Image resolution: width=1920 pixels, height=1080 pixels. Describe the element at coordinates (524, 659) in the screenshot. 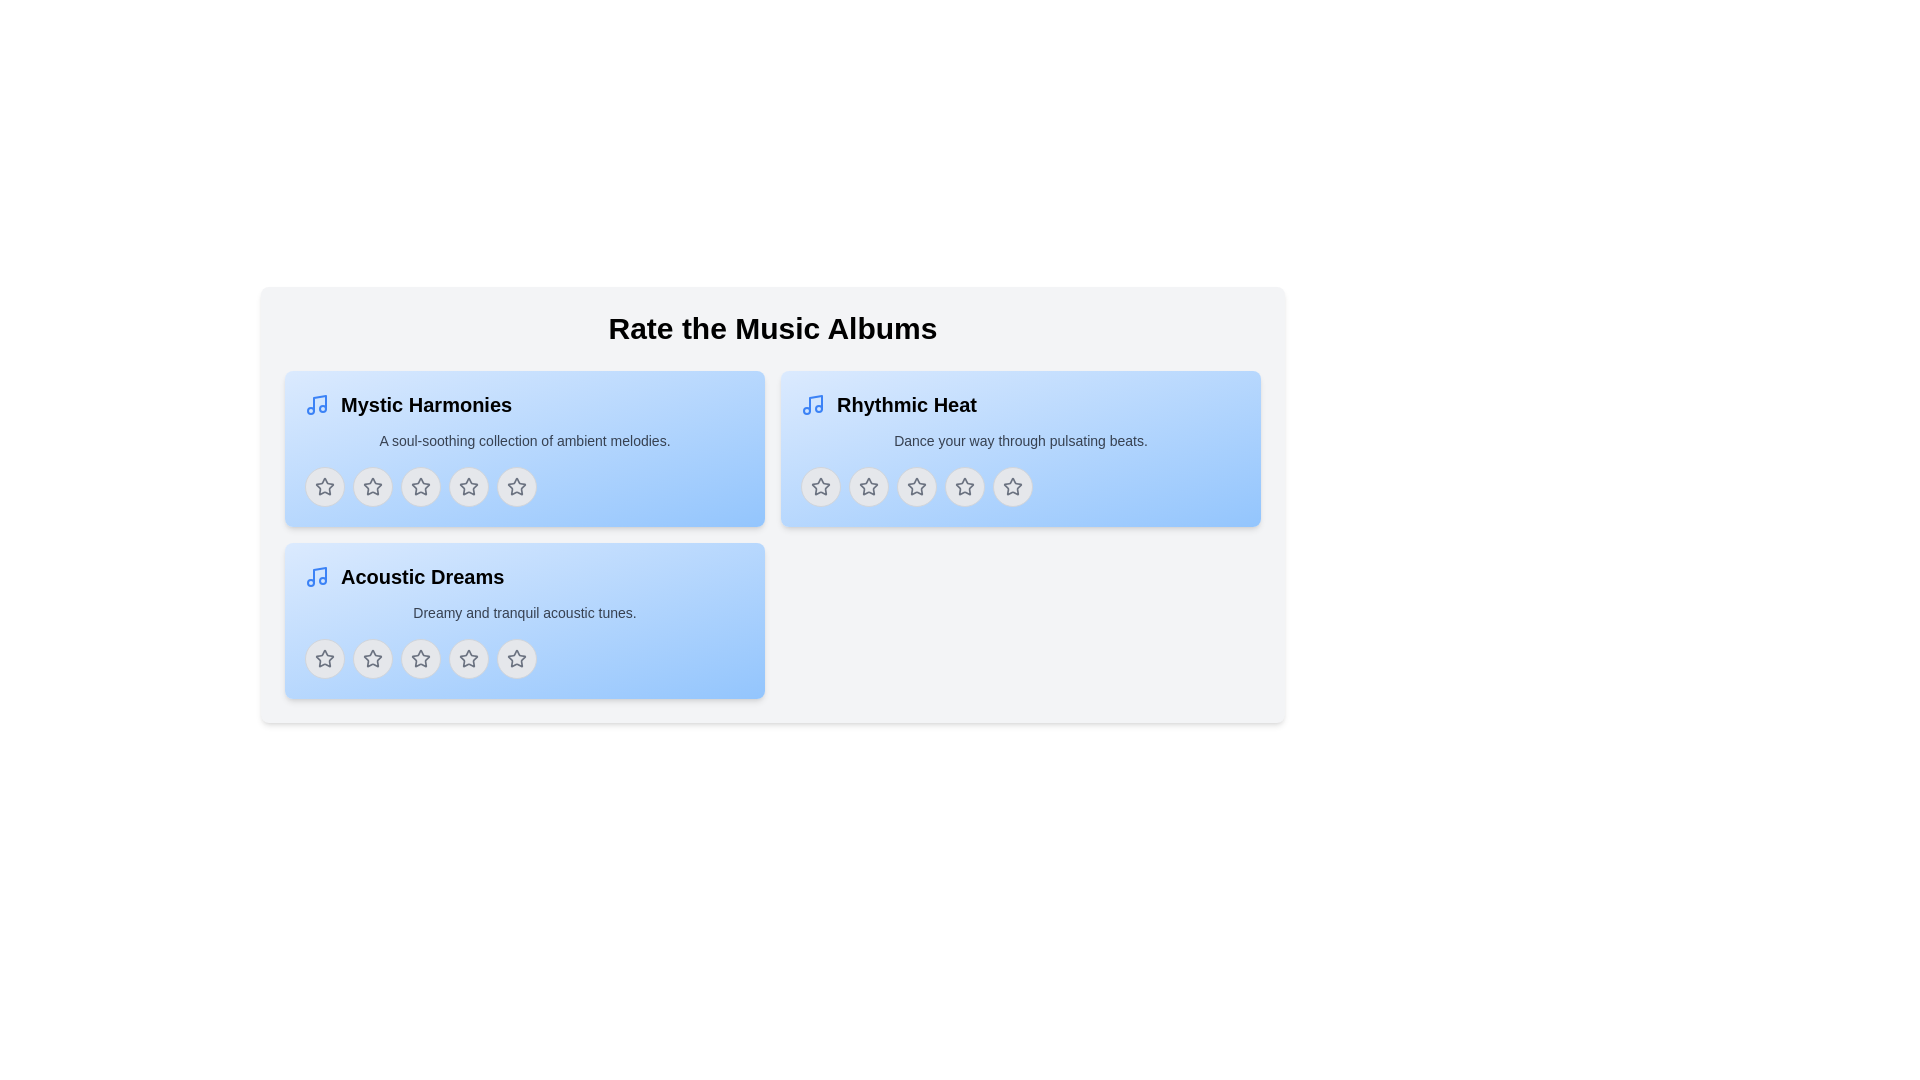

I see `the fourth star rating button in the 'Rate the Music Albums' section to rate the music` at that location.